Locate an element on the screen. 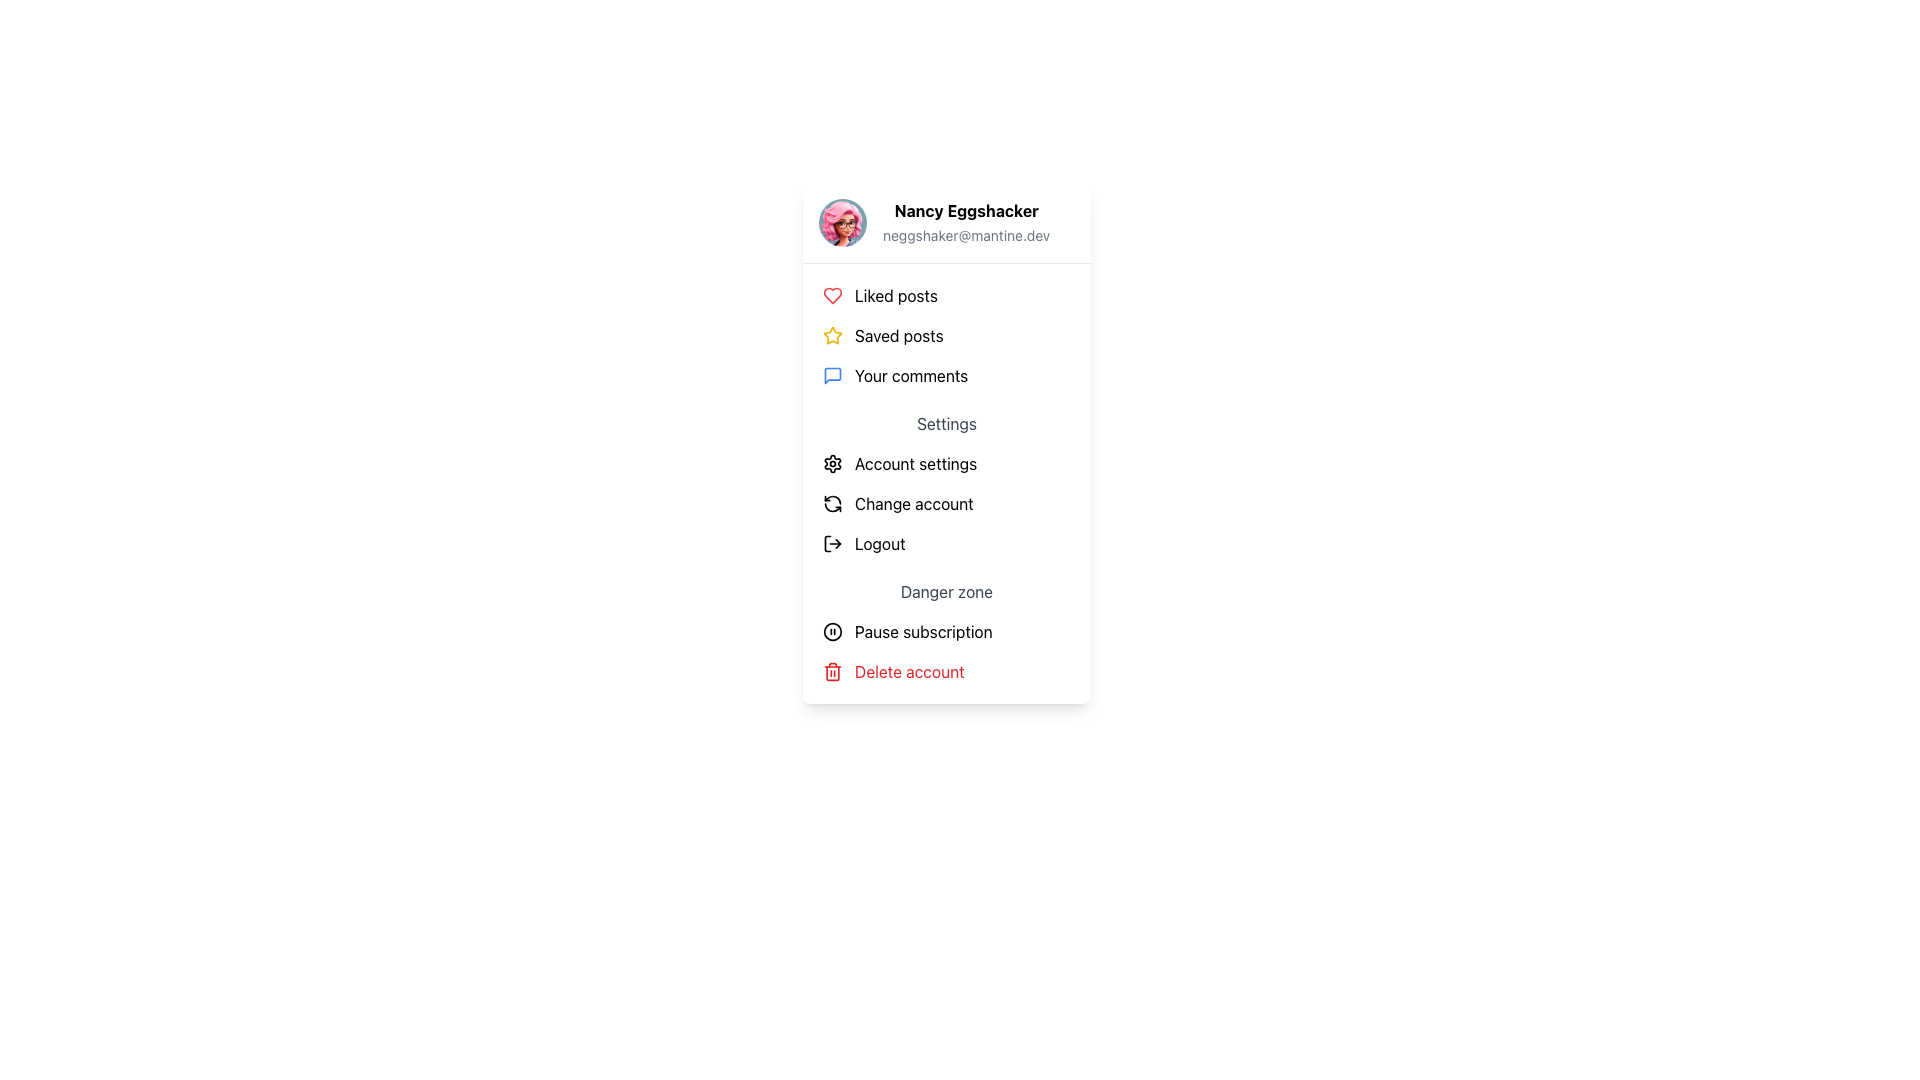  the interactive menu list item labeled 'Your comments', which features a blue outline speech bubble icon is located at coordinates (945, 375).